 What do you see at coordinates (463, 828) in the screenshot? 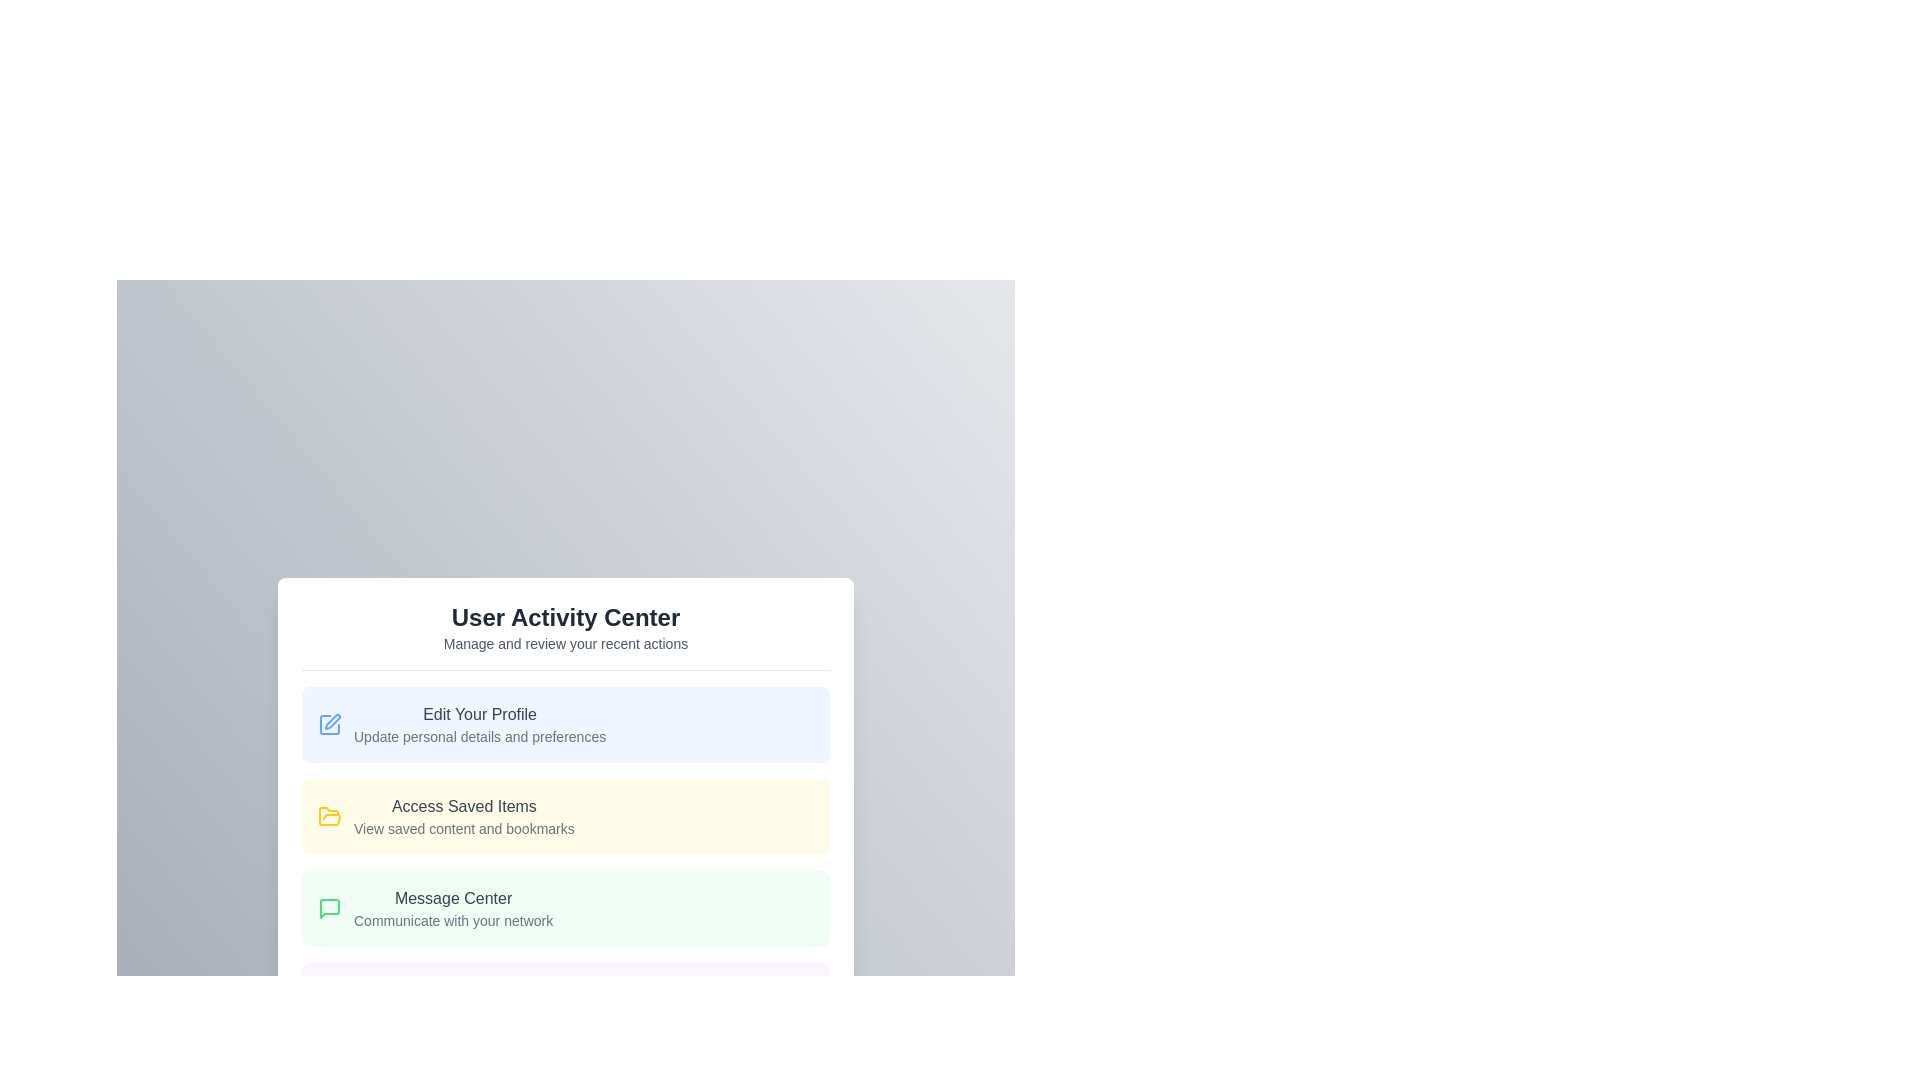
I see `the informational text that reads 'View saved content and bookmarks', located beneath the 'Access Saved Items' header and within the yellow section` at bounding box center [463, 828].